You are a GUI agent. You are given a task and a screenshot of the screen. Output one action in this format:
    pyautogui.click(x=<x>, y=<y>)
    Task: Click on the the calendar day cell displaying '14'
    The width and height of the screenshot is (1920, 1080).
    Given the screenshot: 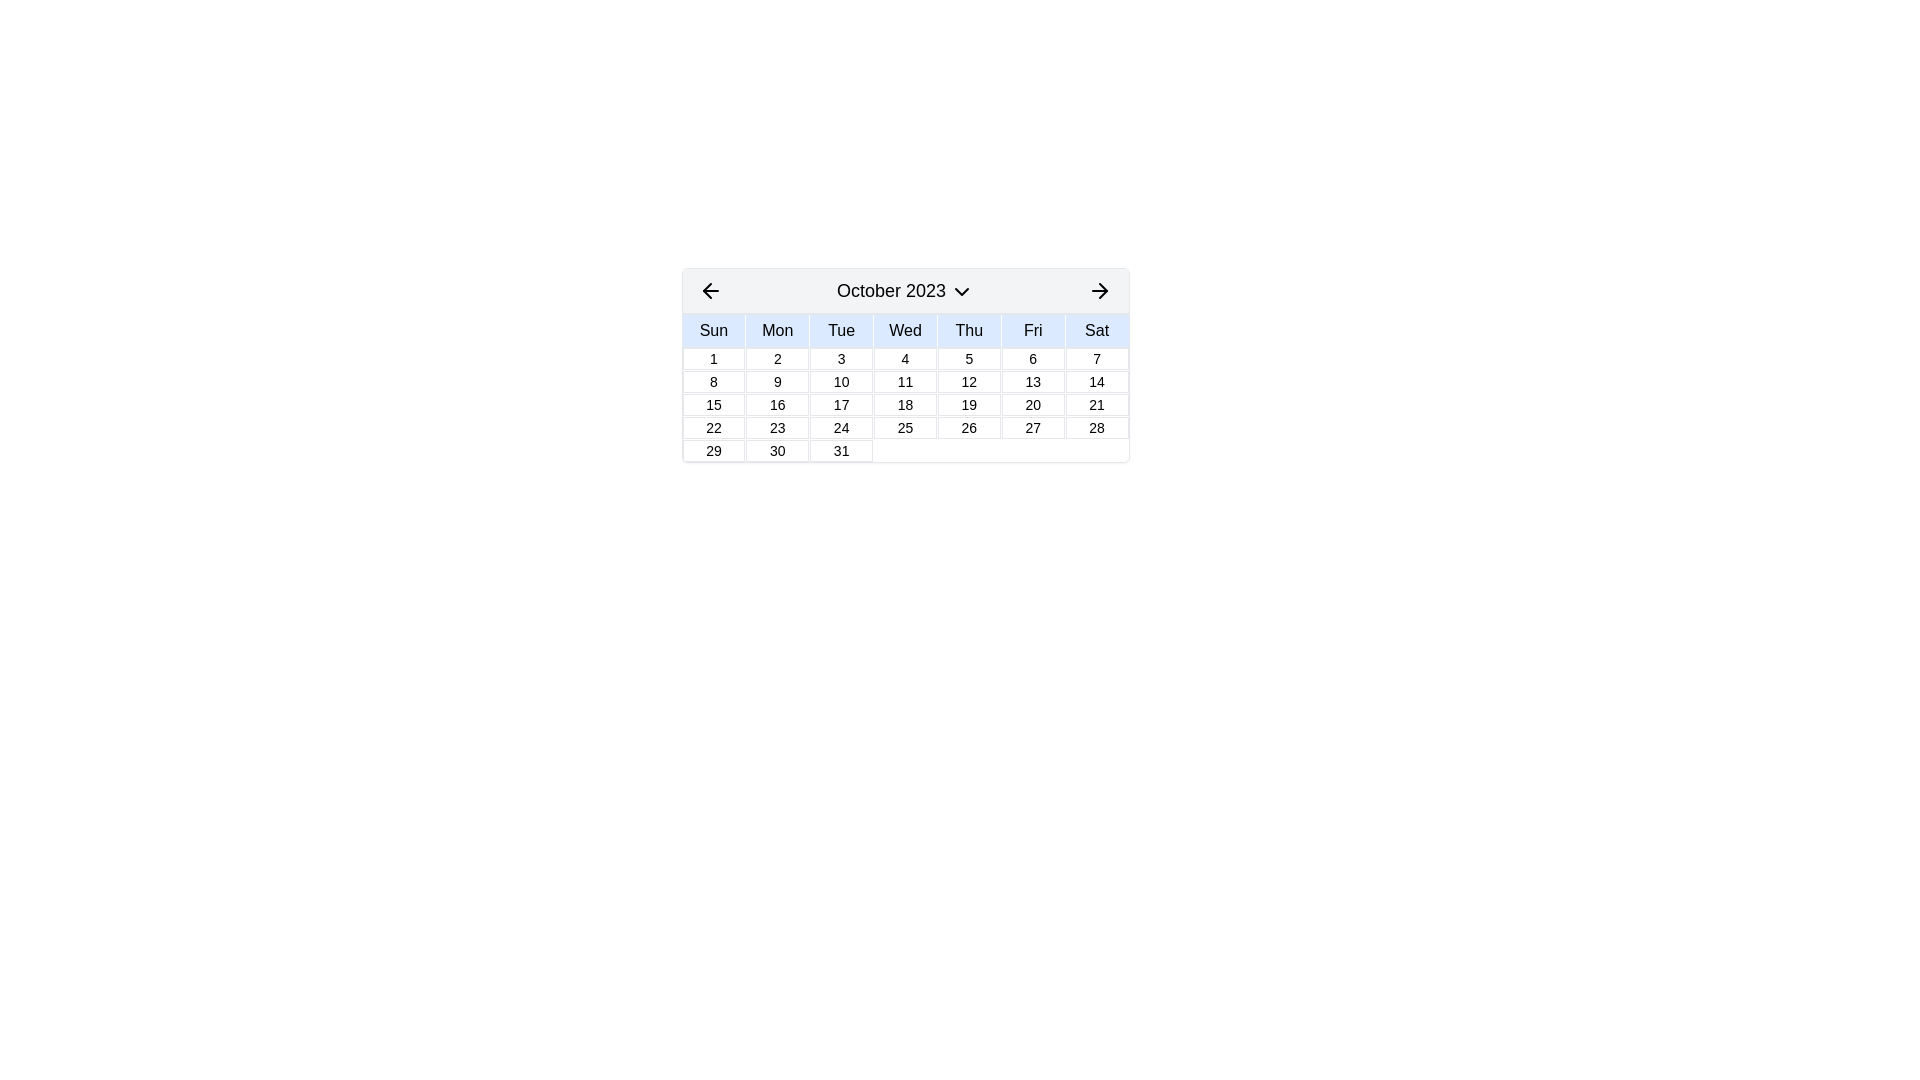 What is the action you would take?
    pyautogui.click(x=1096, y=381)
    